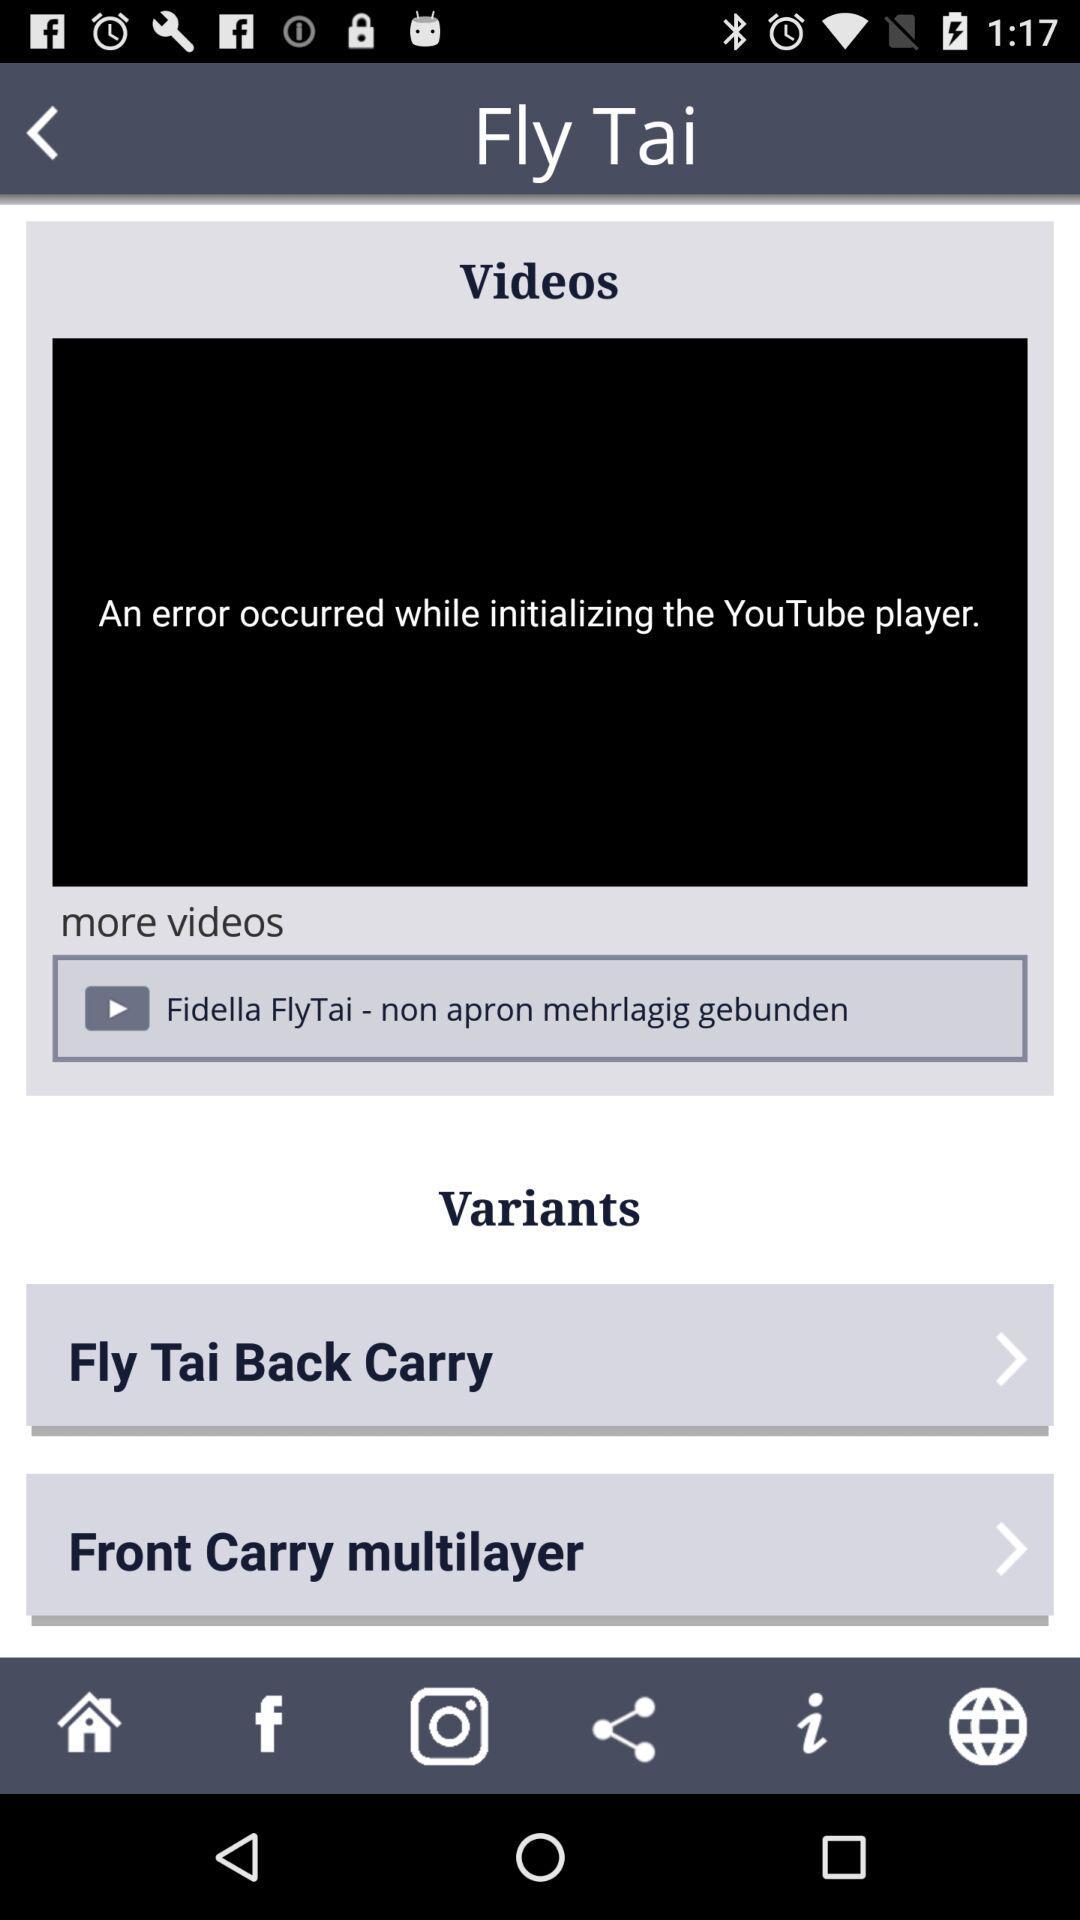  Describe the element at coordinates (810, 1724) in the screenshot. I see `get more information` at that location.